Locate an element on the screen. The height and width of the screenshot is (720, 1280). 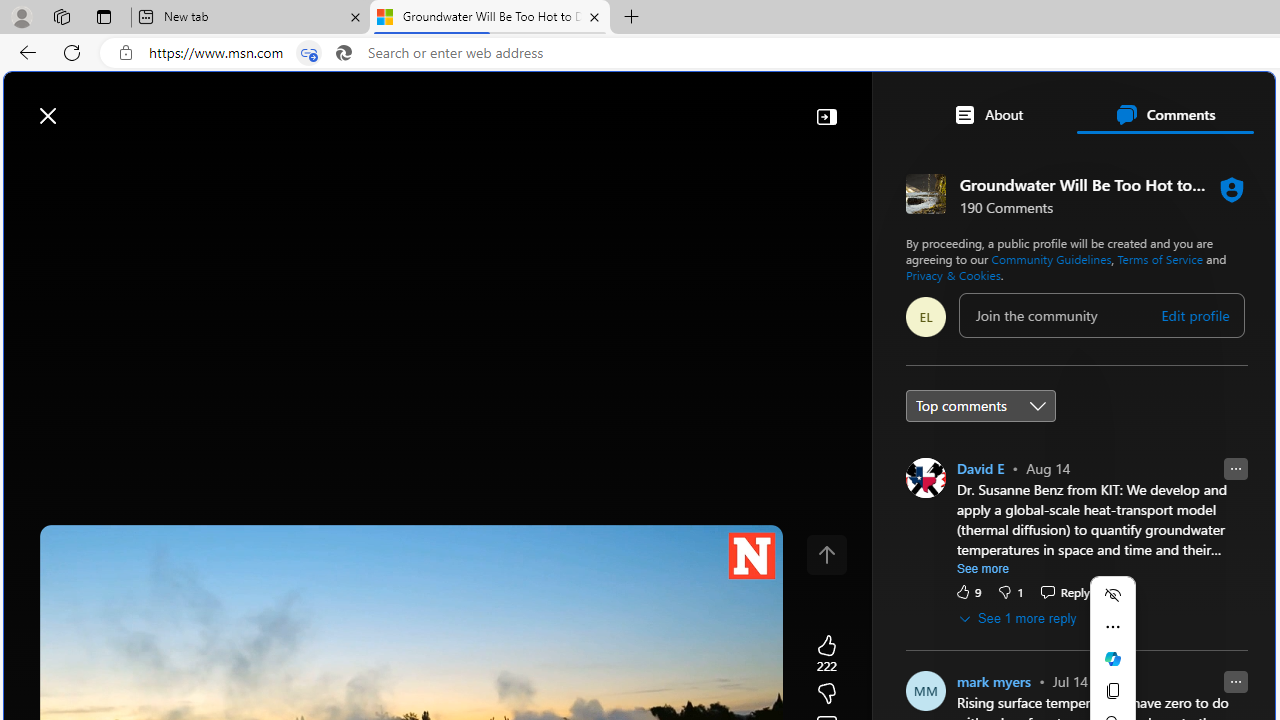
'David E' is located at coordinates (980, 468).